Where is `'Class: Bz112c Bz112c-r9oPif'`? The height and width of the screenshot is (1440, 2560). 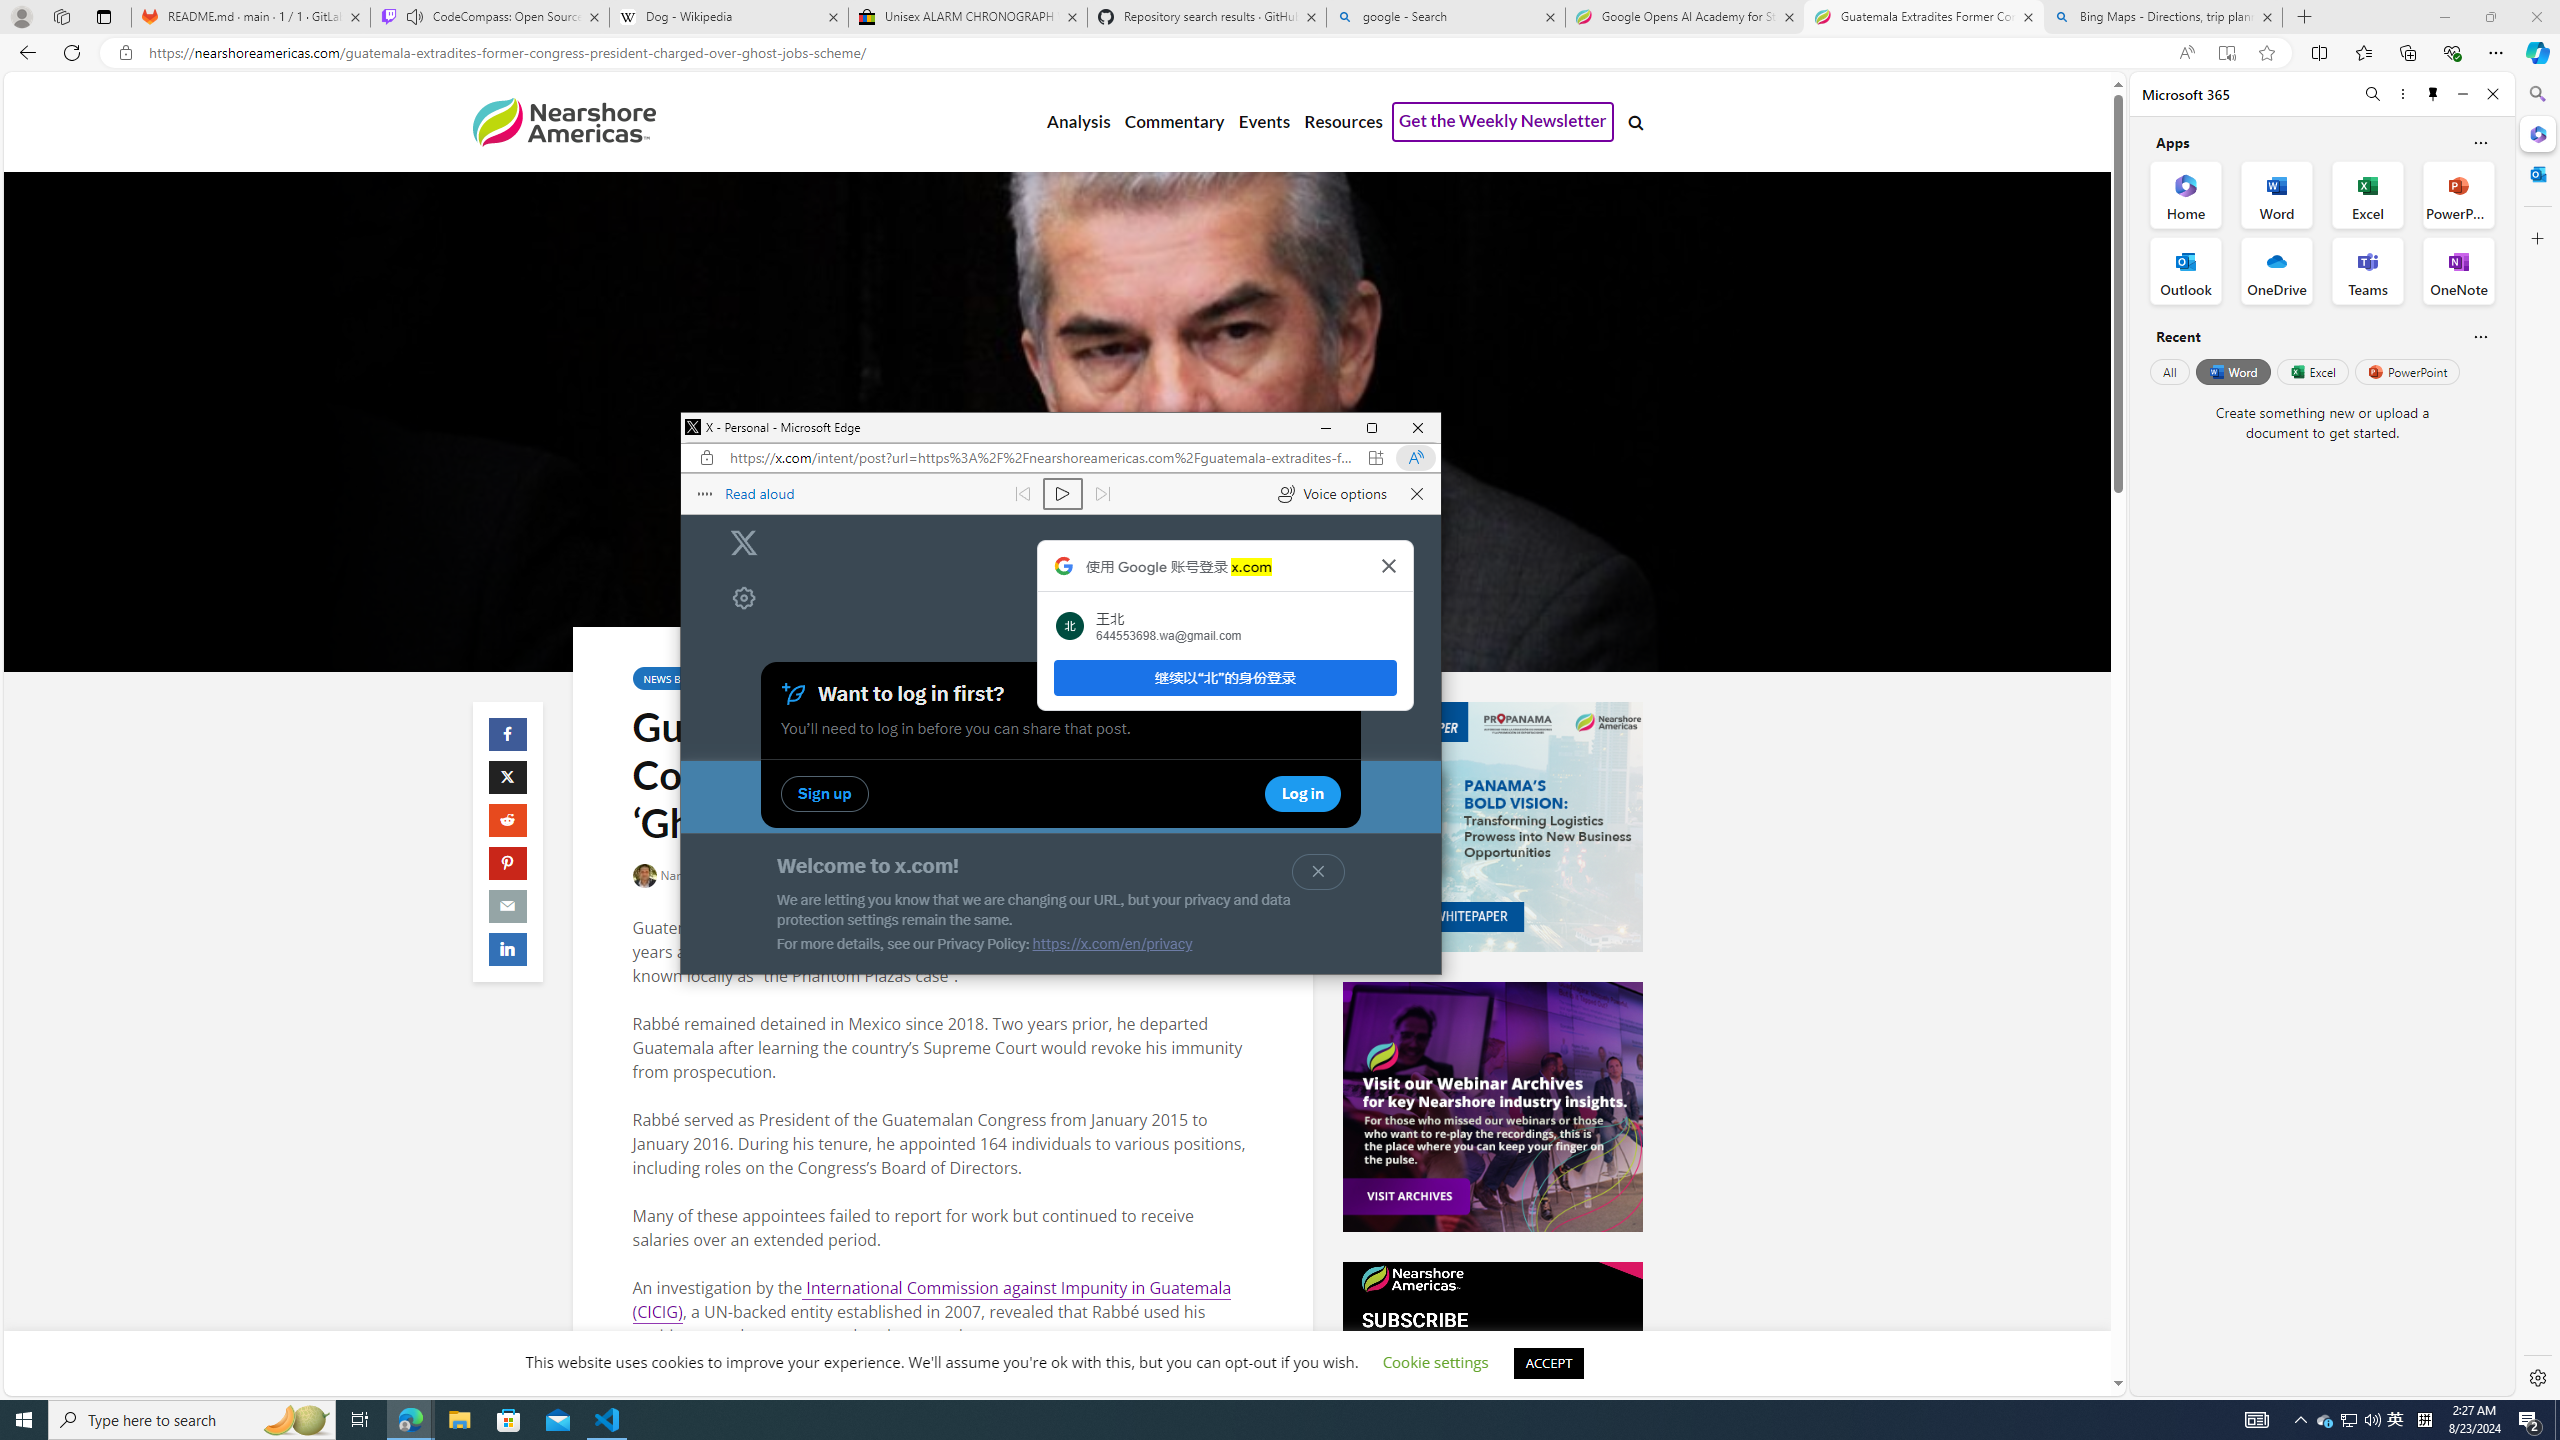
'Class: Bz112c Bz112c-r9oPif' is located at coordinates (1387, 564).